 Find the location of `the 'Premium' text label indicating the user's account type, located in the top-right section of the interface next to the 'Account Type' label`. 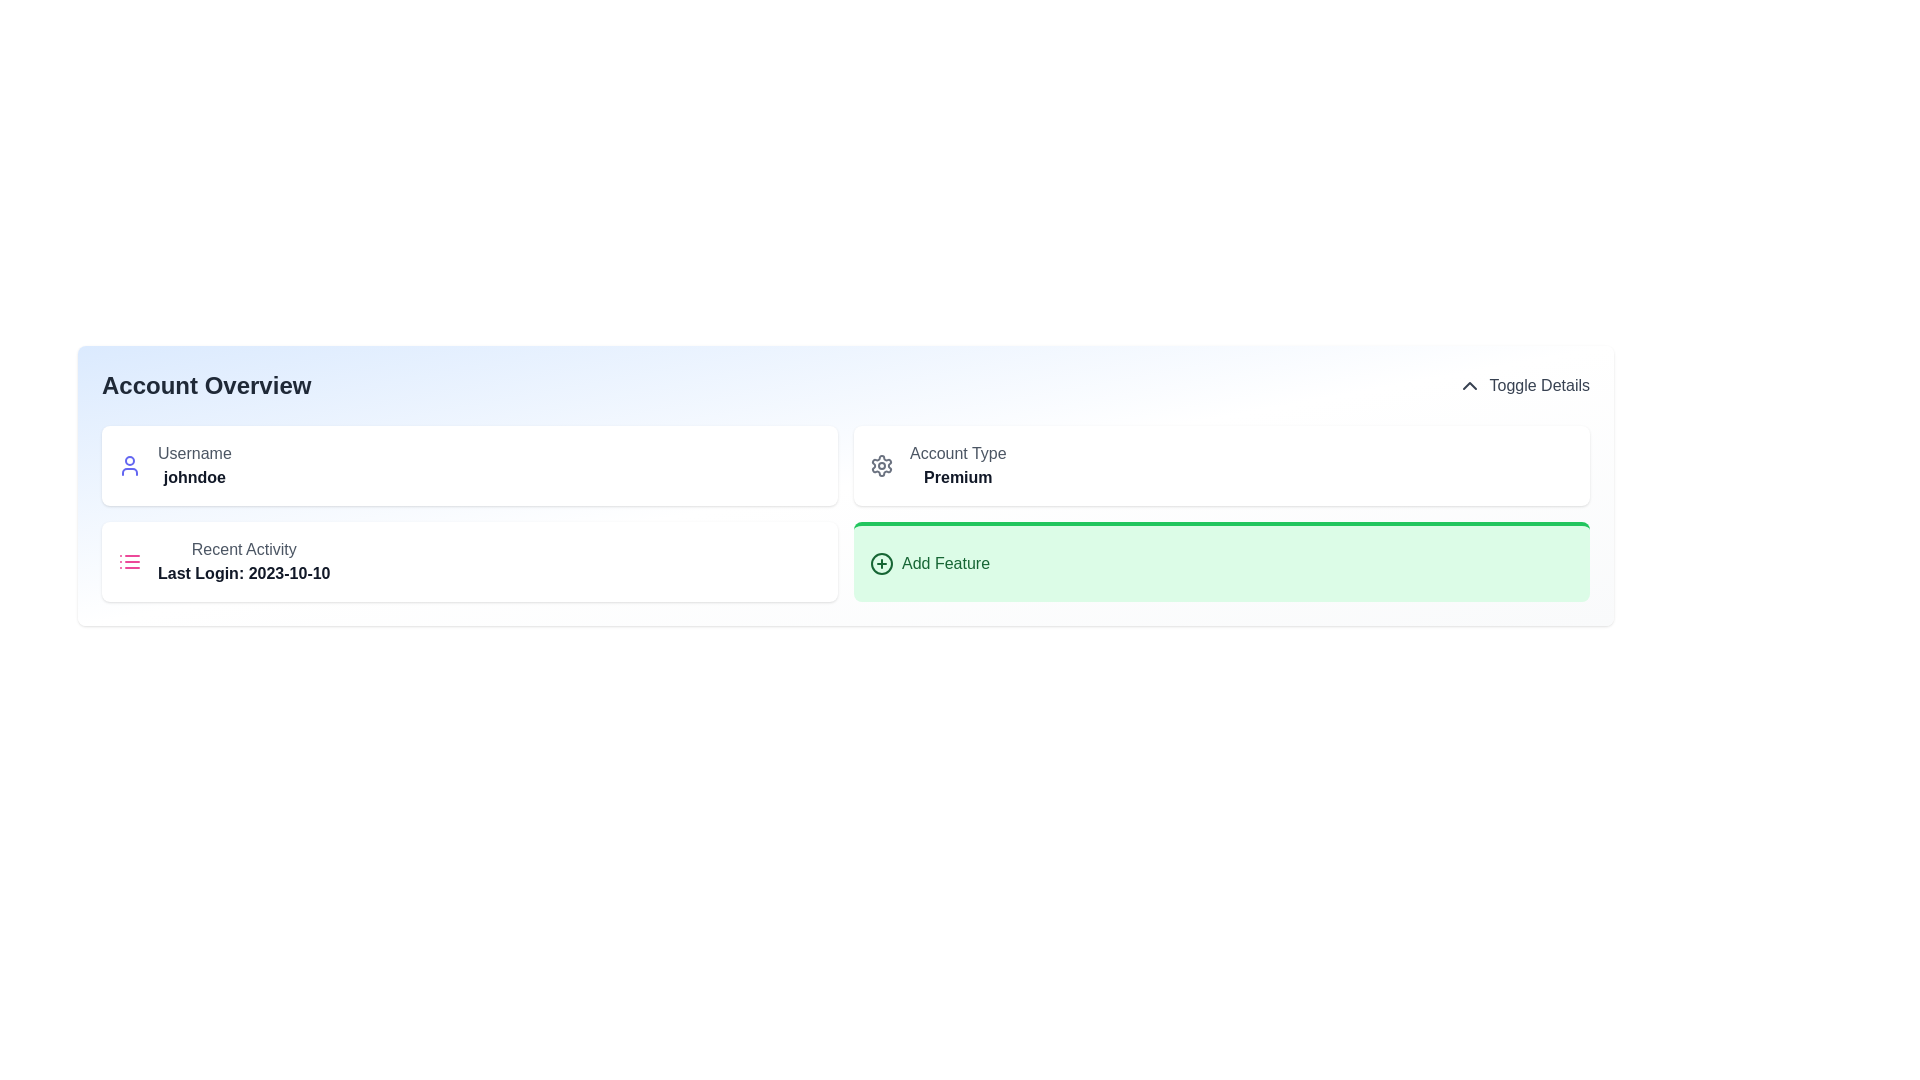

the 'Premium' text label indicating the user's account type, located in the top-right section of the interface next to the 'Account Type' label is located at coordinates (957, 478).